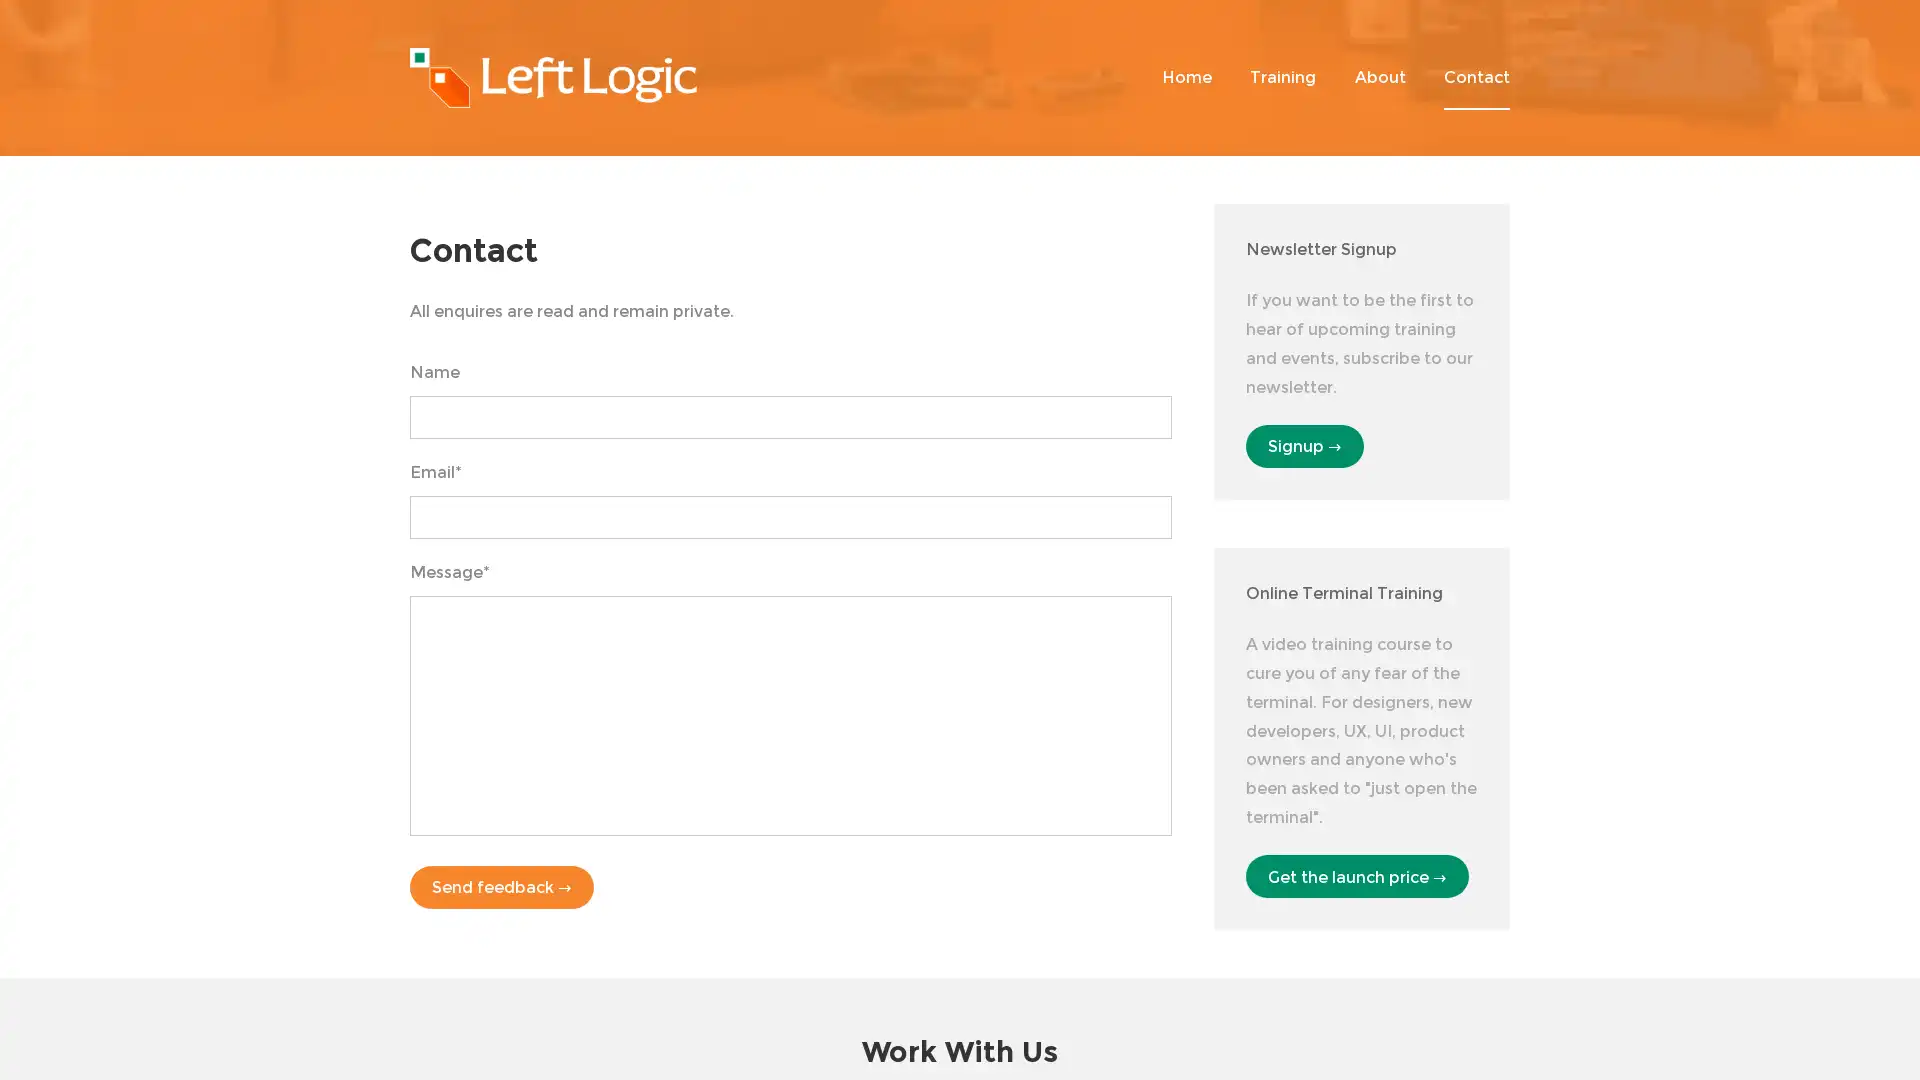 The image size is (1920, 1080). Describe the element at coordinates (501, 886) in the screenshot. I see `Send feedback` at that location.